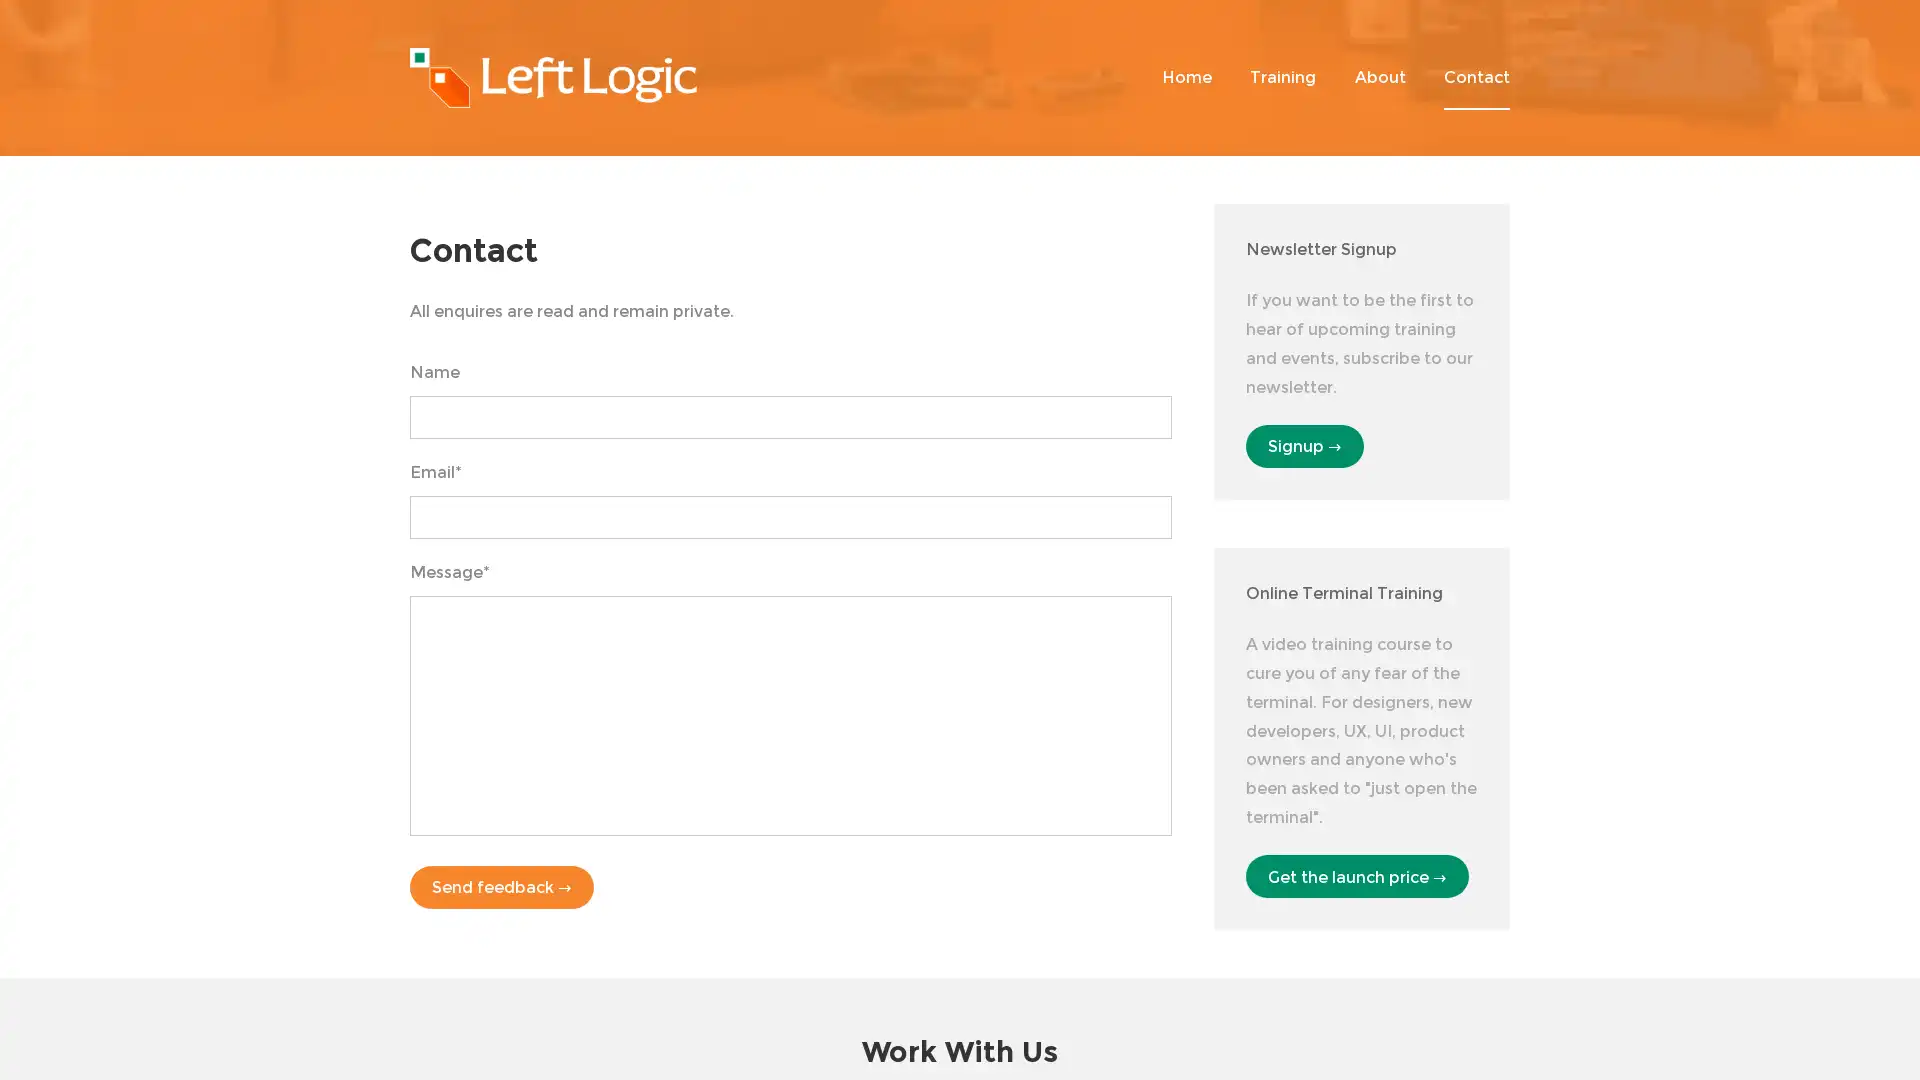 The image size is (1920, 1080). Describe the element at coordinates (501, 886) in the screenshot. I see `Send feedback` at that location.